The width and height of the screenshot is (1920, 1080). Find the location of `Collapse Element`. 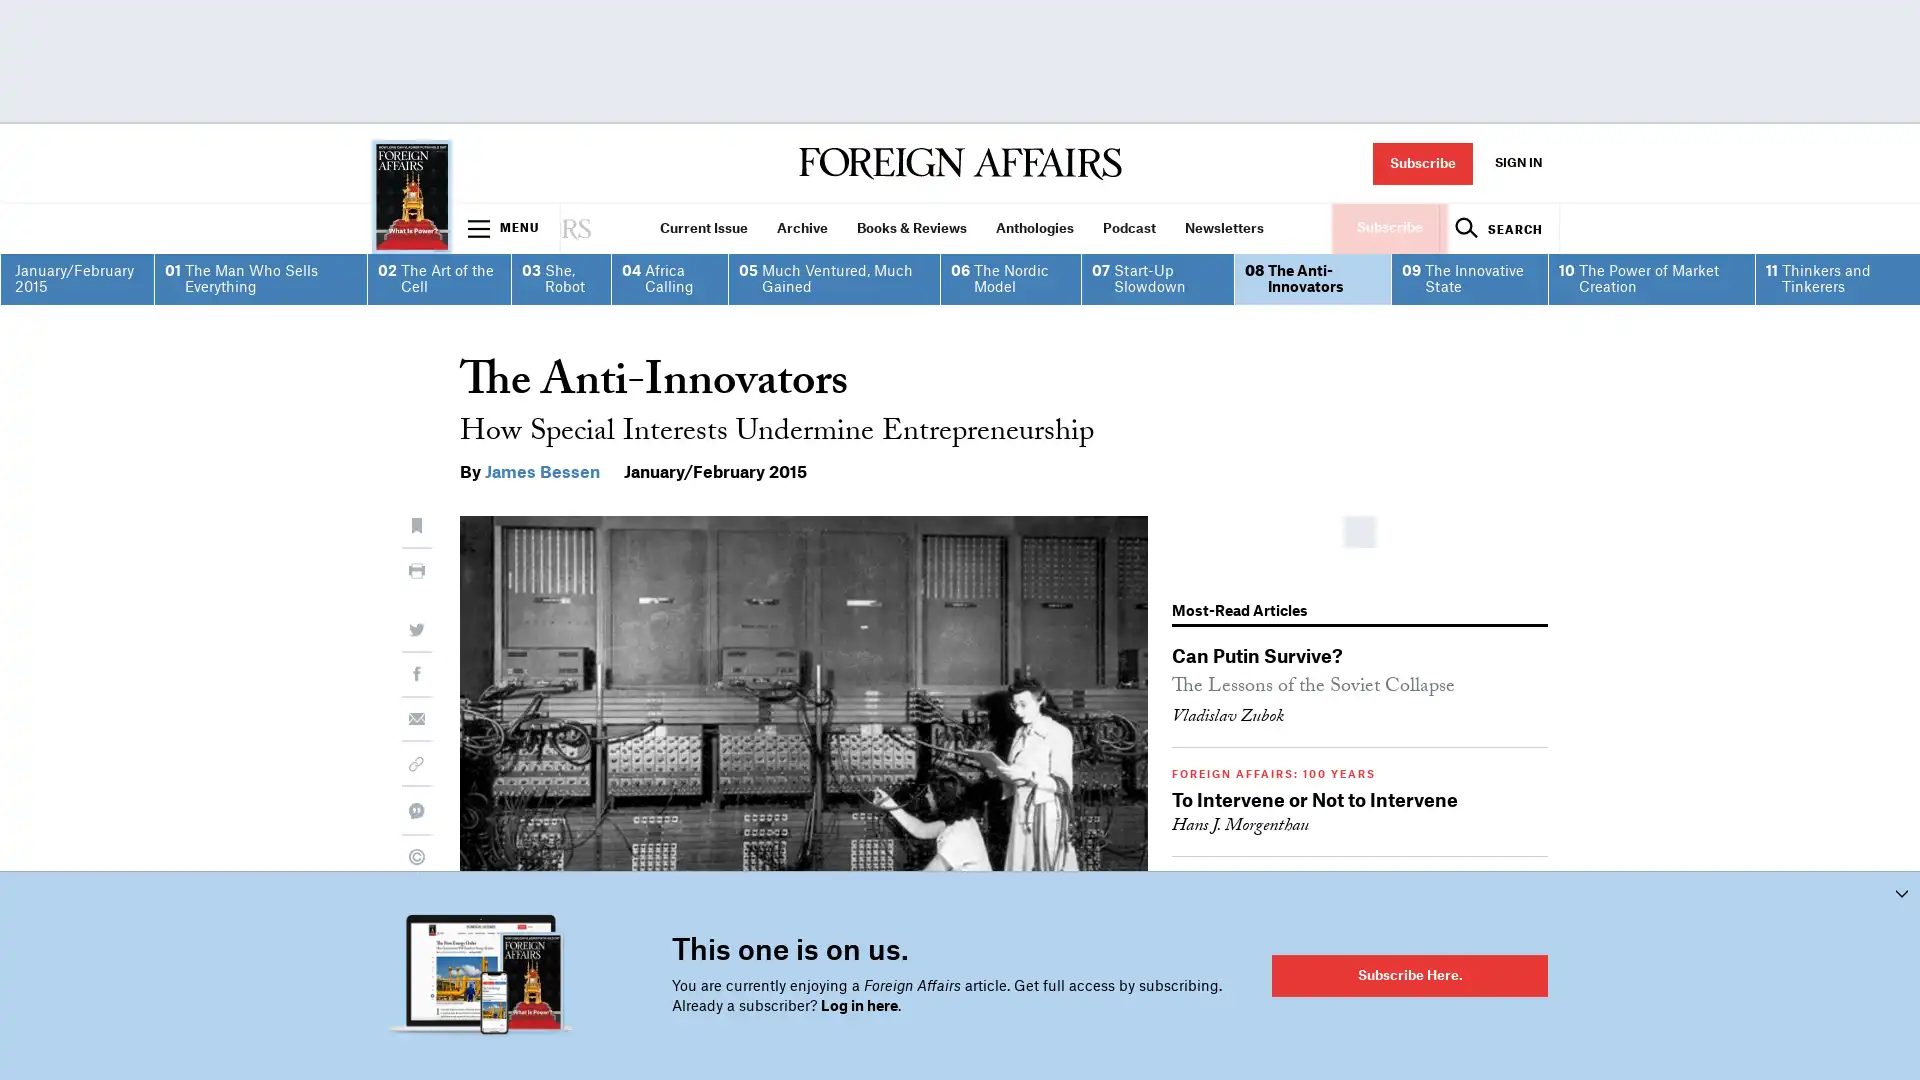

Collapse Element is located at coordinates (1900, 892).